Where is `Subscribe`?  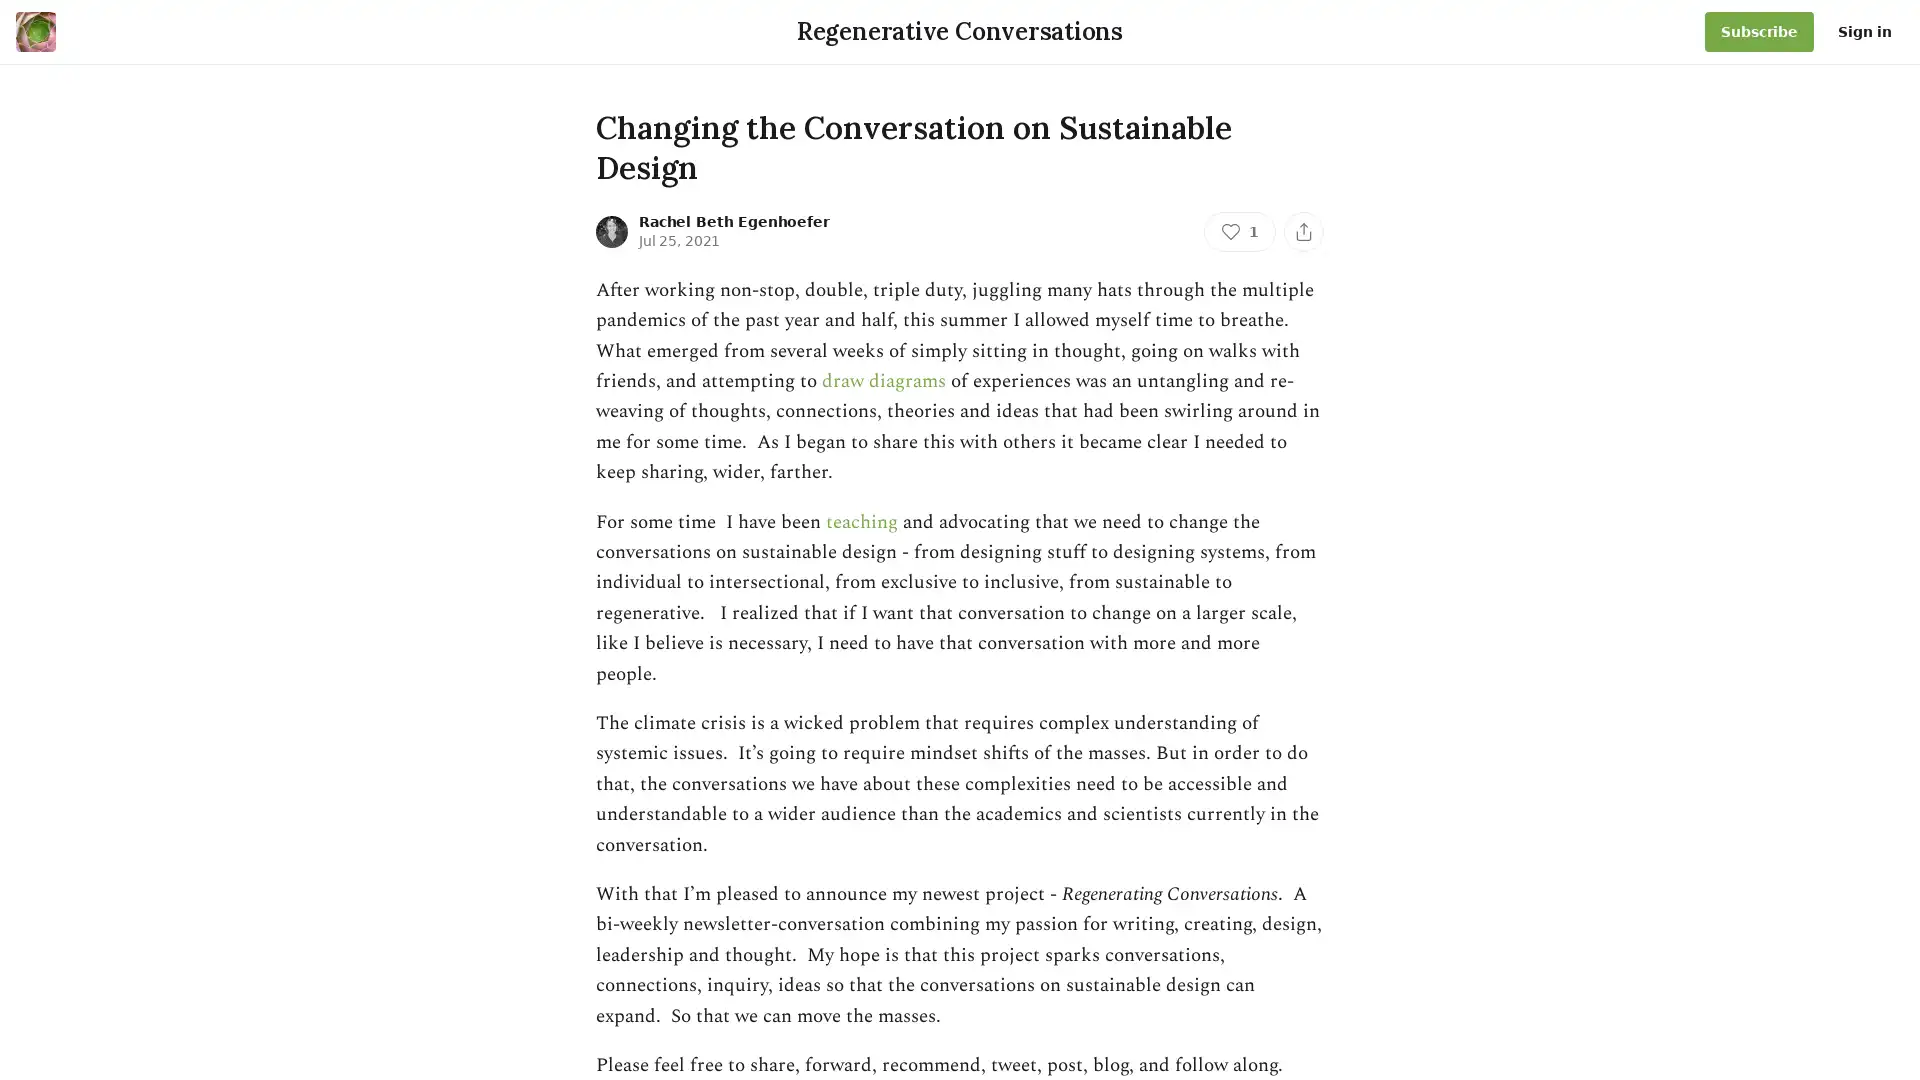
Subscribe is located at coordinates (1758, 31).